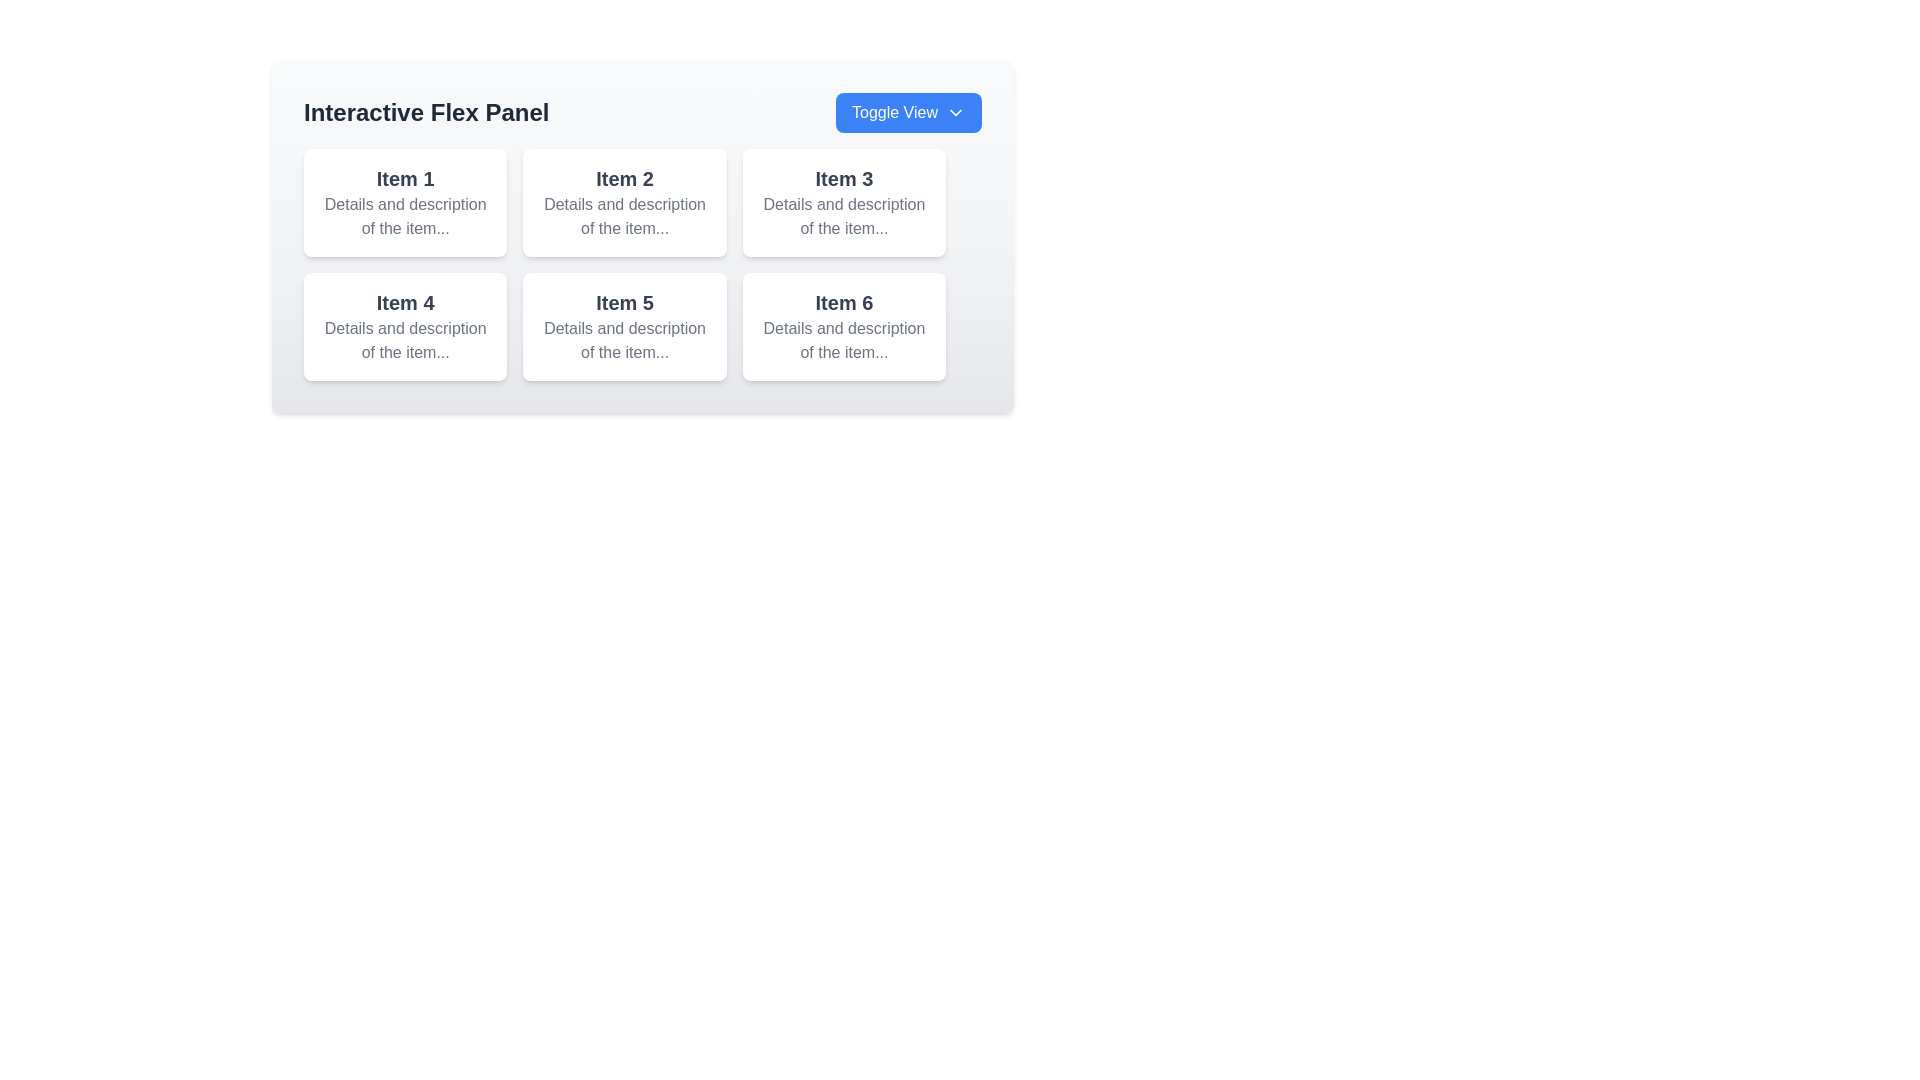 Image resolution: width=1920 pixels, height=1080 pixels. Describe the element at coordinates (624, 177) in the screenshot. I see `the title text 'Item 2' located in the second card of a grid` at that location.